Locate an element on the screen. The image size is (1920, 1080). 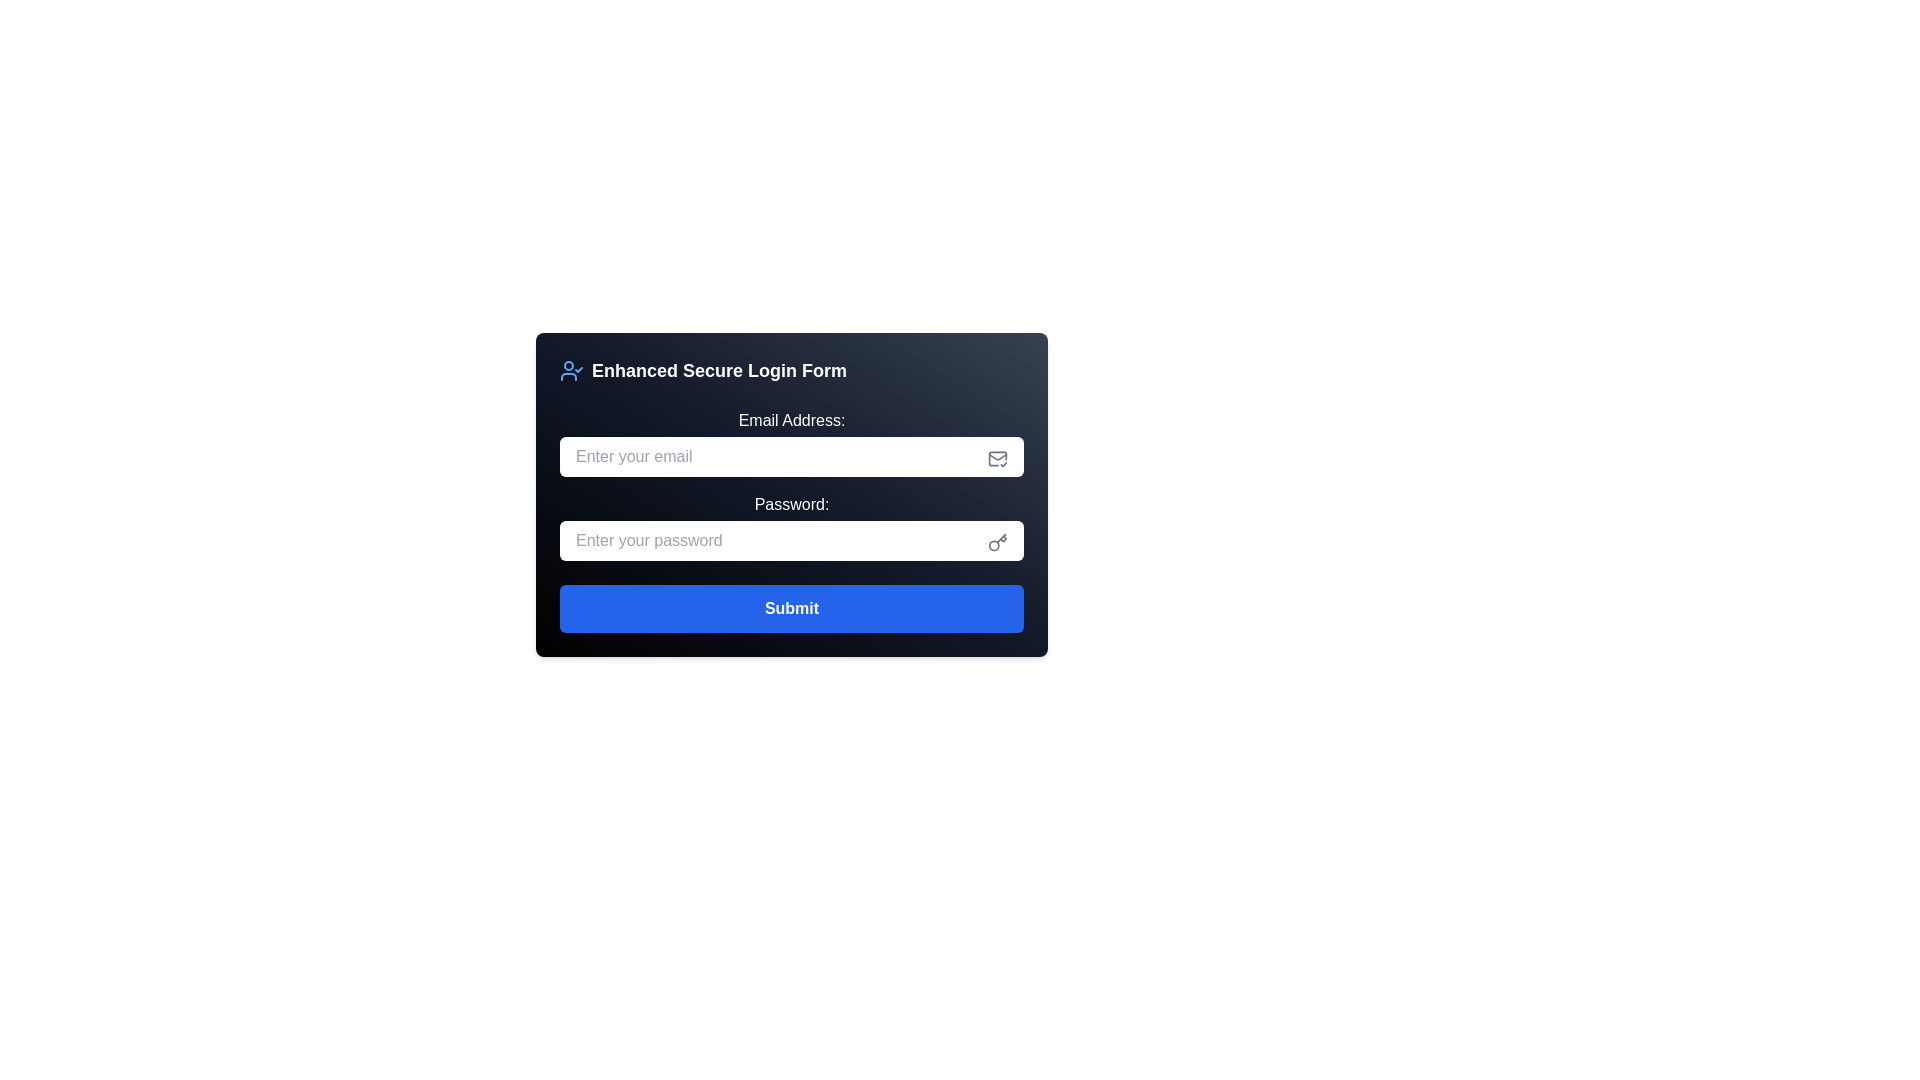
the SVG icon of a user check, which has a blue outline and is located to the left of the title text 'Enhanced Secure Login Form' is located at coordinates (570, 370).